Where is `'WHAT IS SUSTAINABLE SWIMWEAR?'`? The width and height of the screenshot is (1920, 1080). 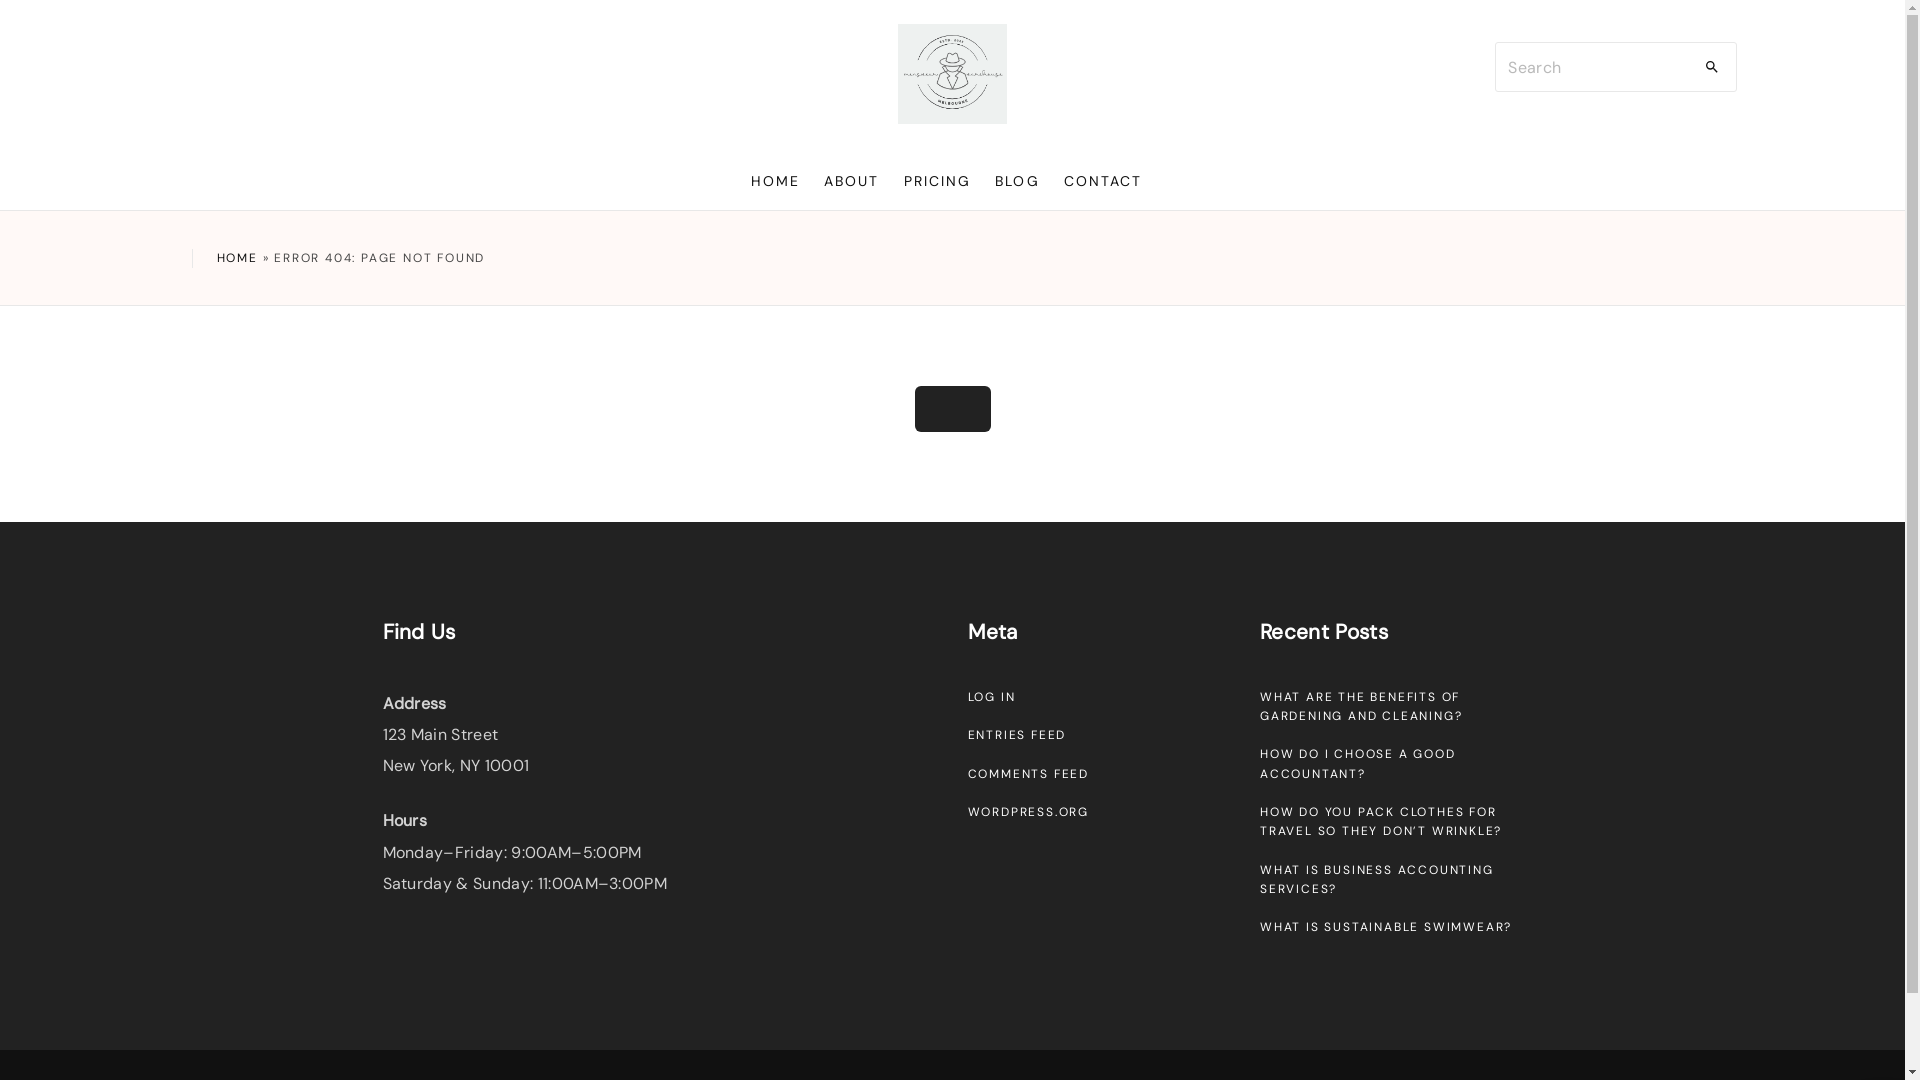 'WHAT IS SUSTAINABLE SWIMWEAR?' is located at coordinates (1258, 926).